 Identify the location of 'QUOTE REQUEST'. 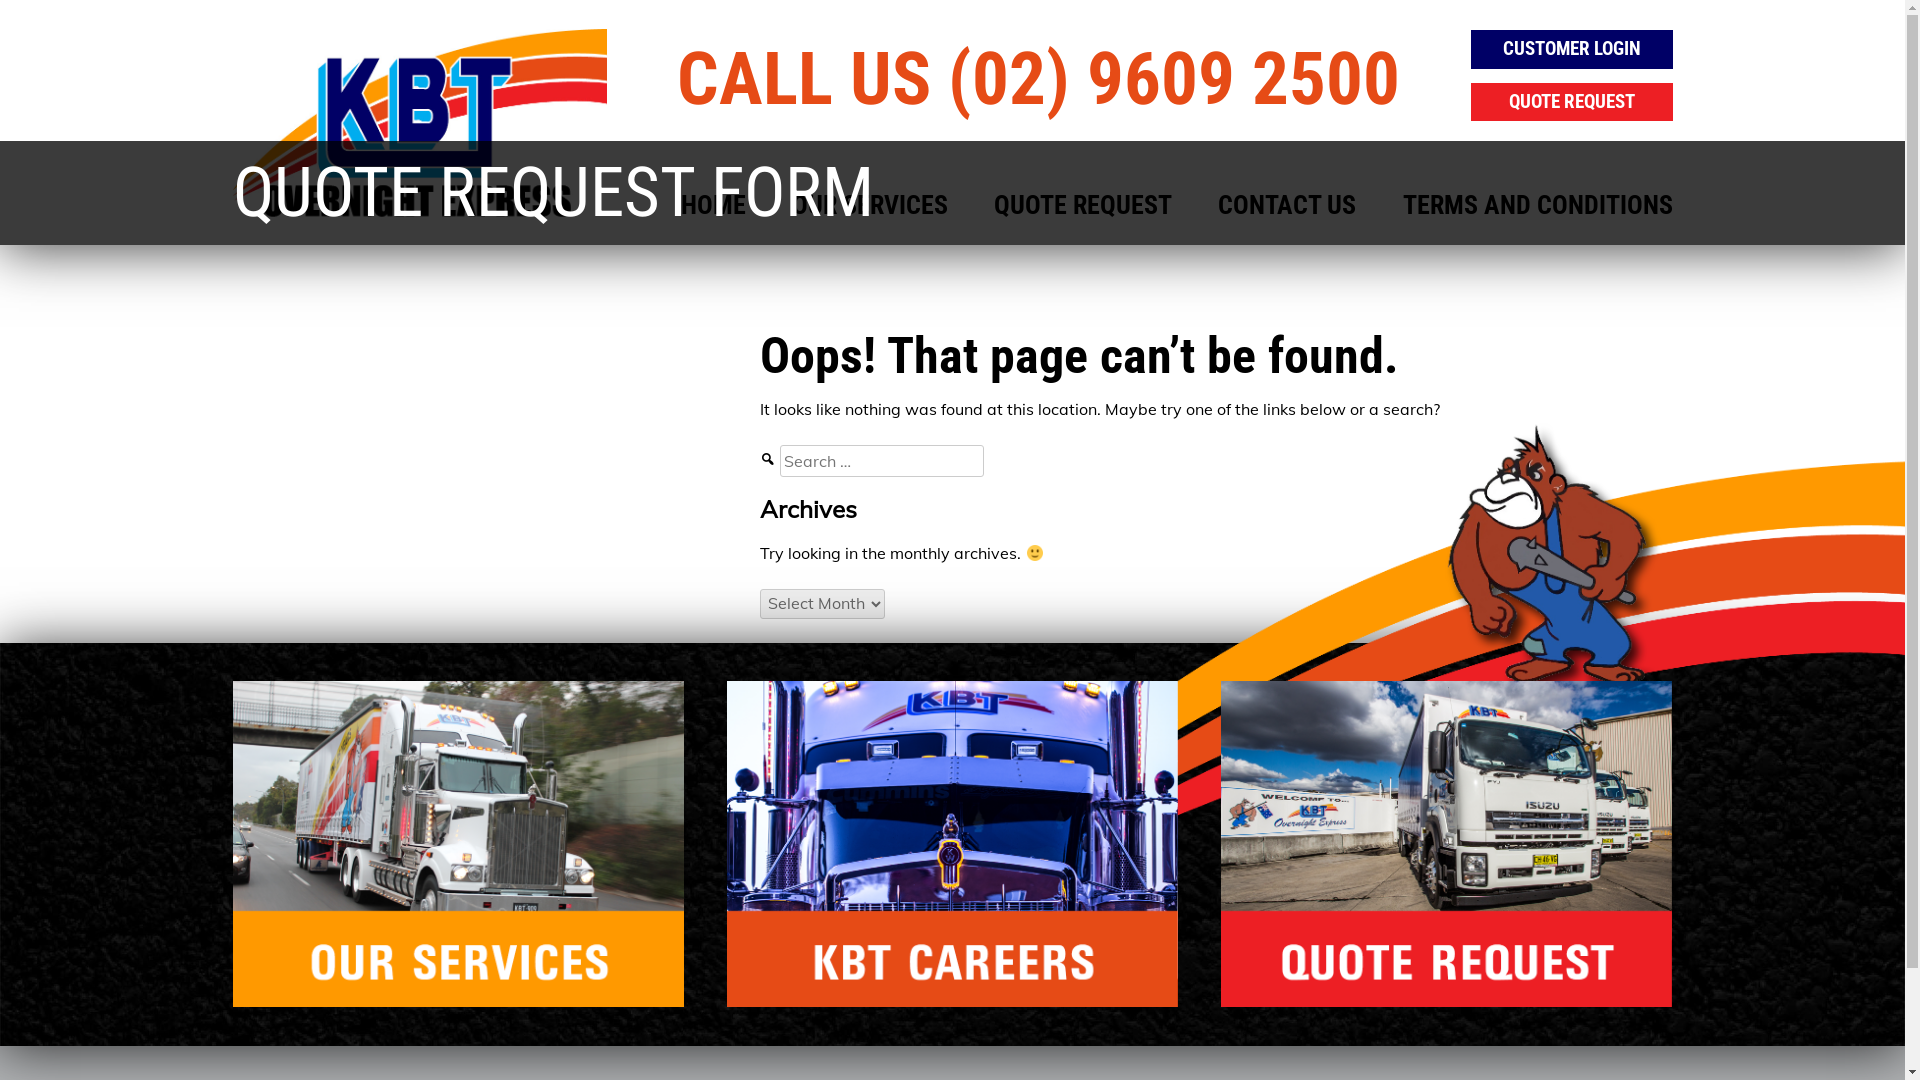
(993, 205).